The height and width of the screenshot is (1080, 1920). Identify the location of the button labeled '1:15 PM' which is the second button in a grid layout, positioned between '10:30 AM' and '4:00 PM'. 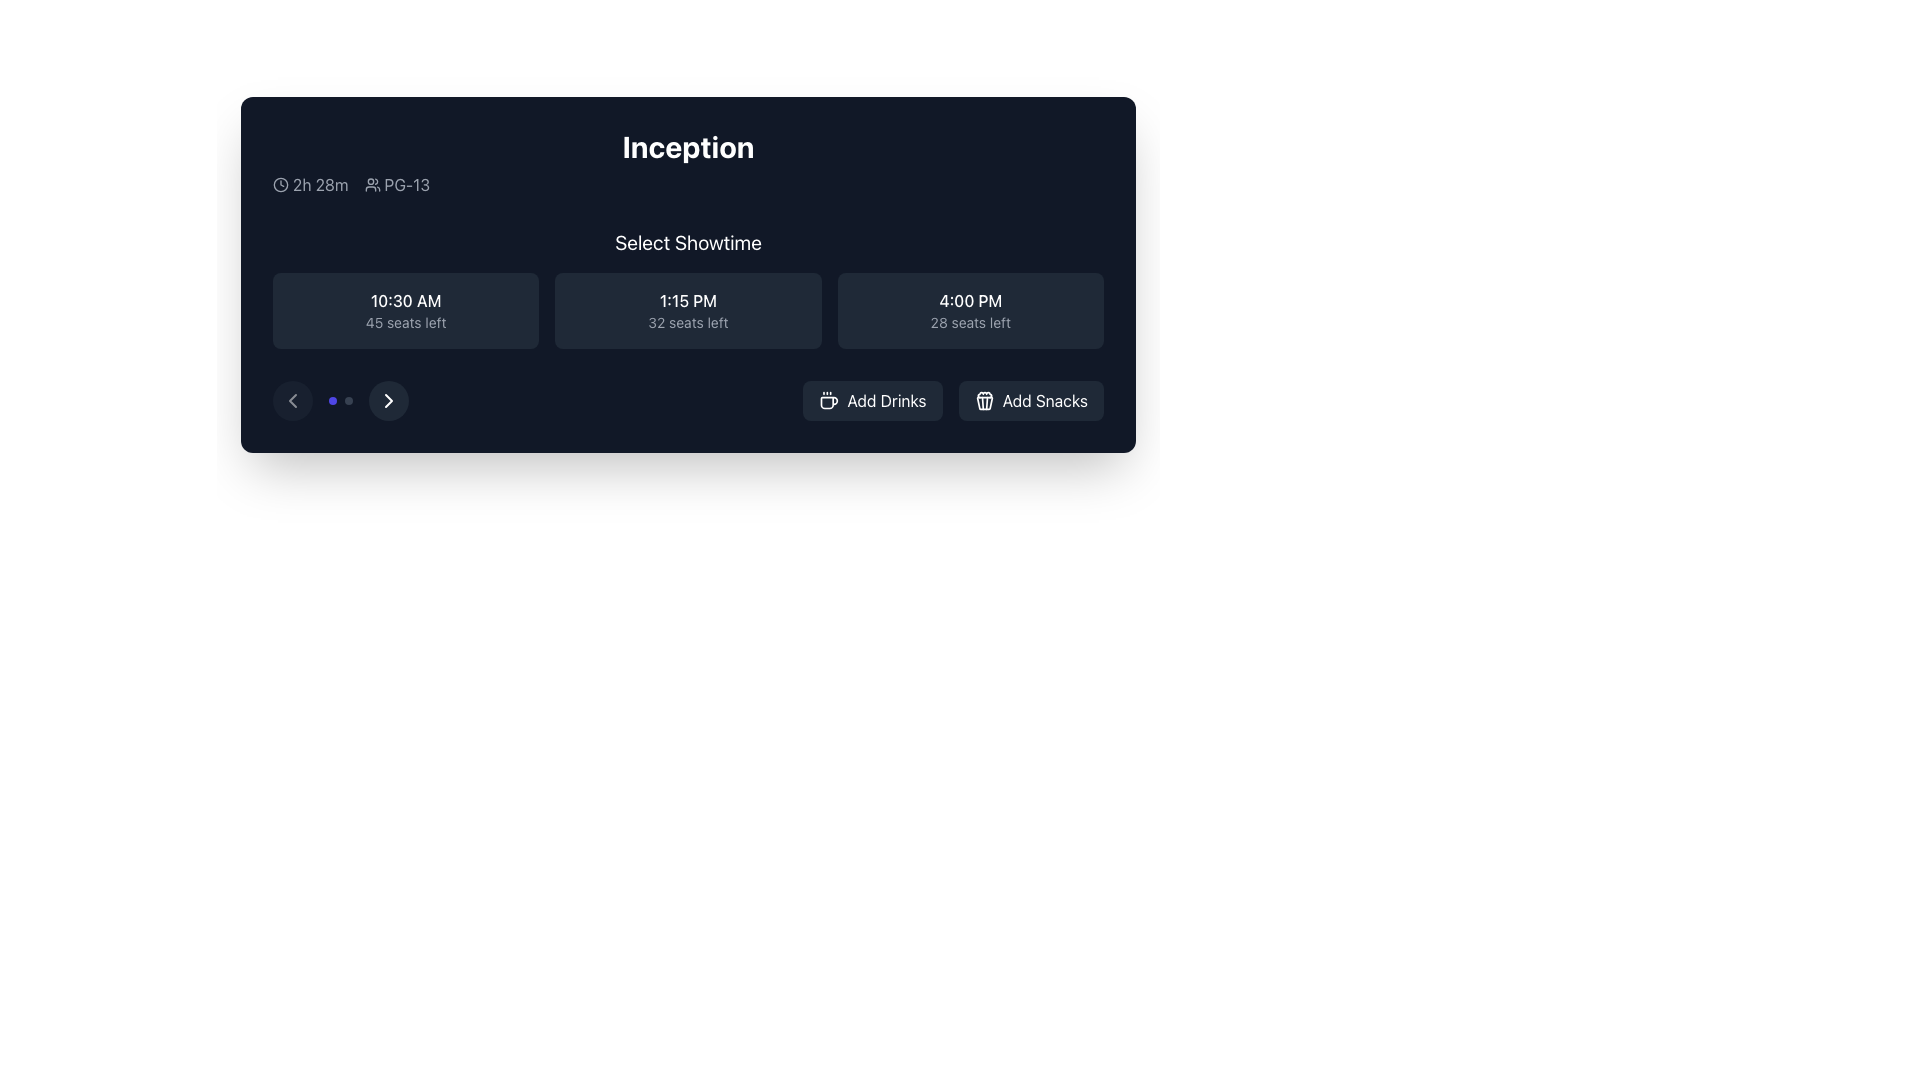
(688, 311).